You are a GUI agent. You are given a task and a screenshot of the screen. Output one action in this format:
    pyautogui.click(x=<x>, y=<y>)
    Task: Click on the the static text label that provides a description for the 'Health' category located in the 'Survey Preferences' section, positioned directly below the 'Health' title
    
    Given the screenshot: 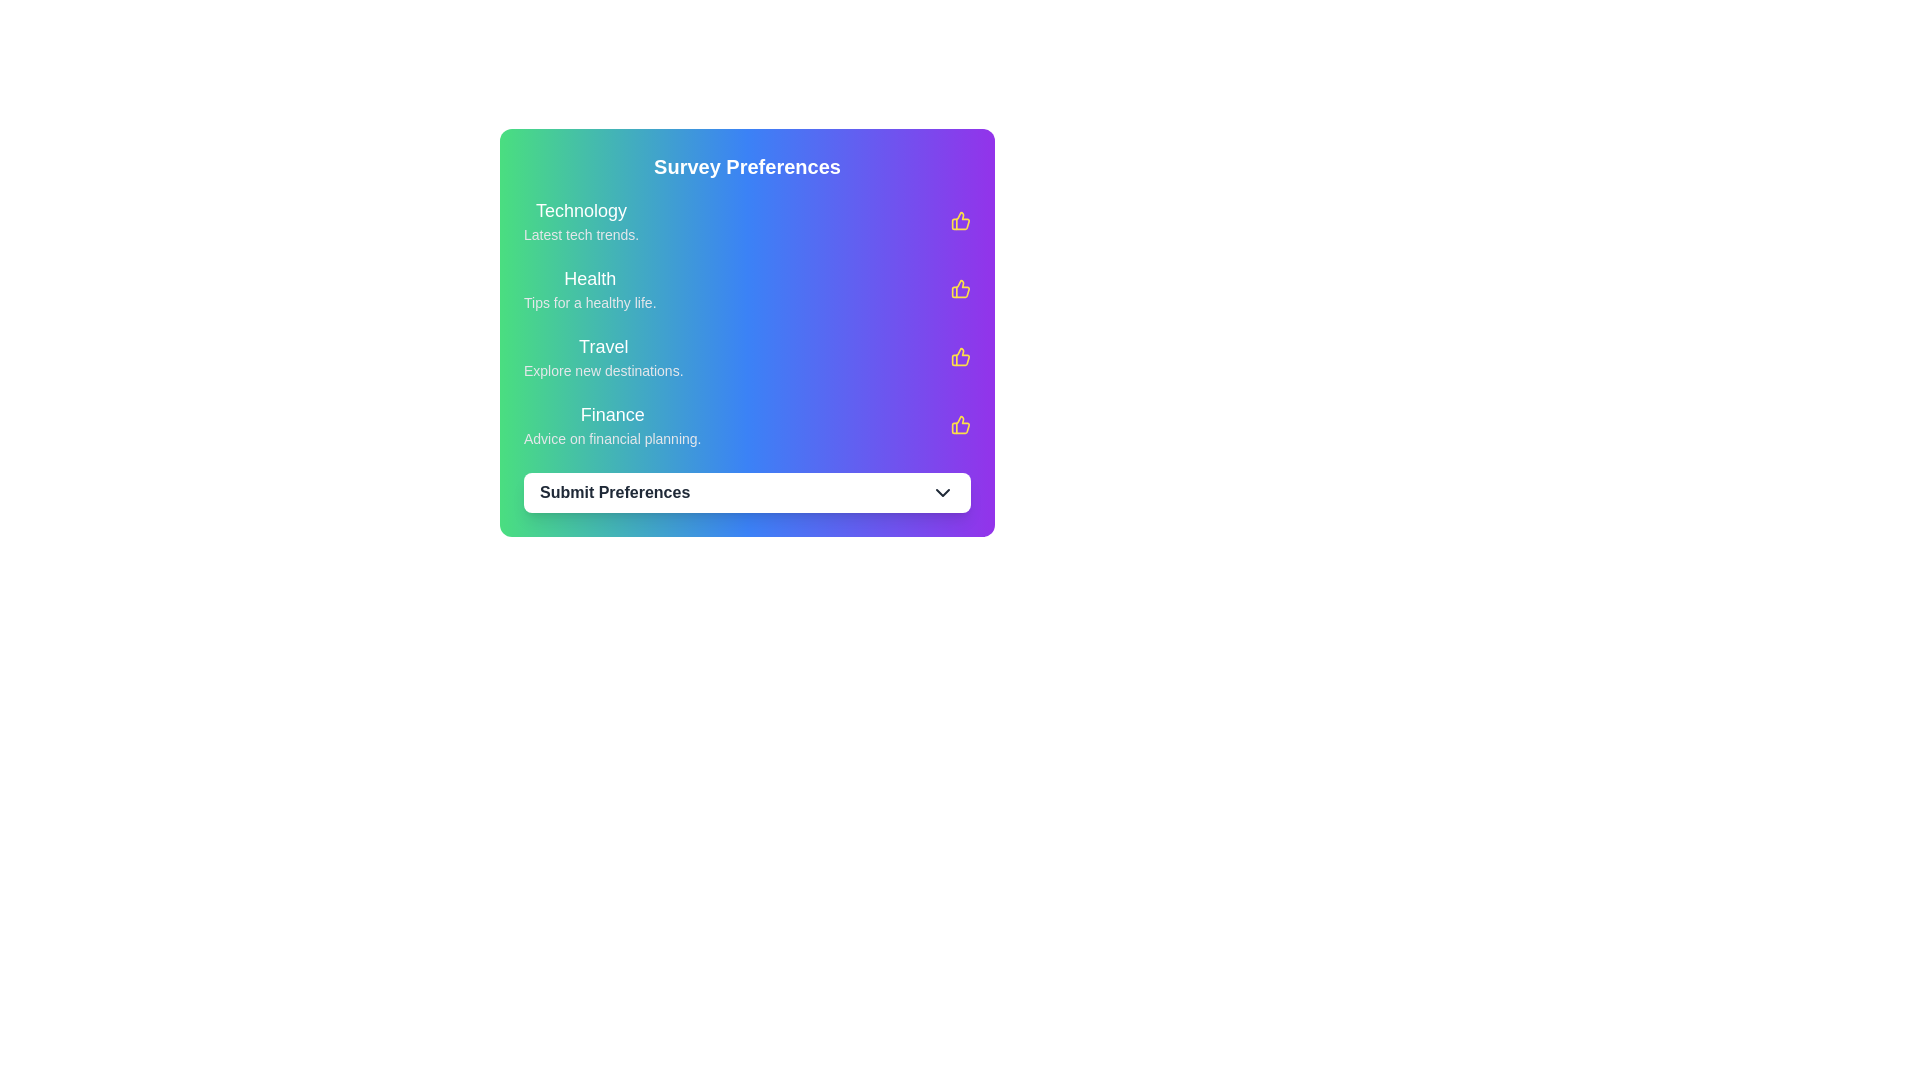 What is the action you would take?
    pyautogui.click(x=589, y=303)
    